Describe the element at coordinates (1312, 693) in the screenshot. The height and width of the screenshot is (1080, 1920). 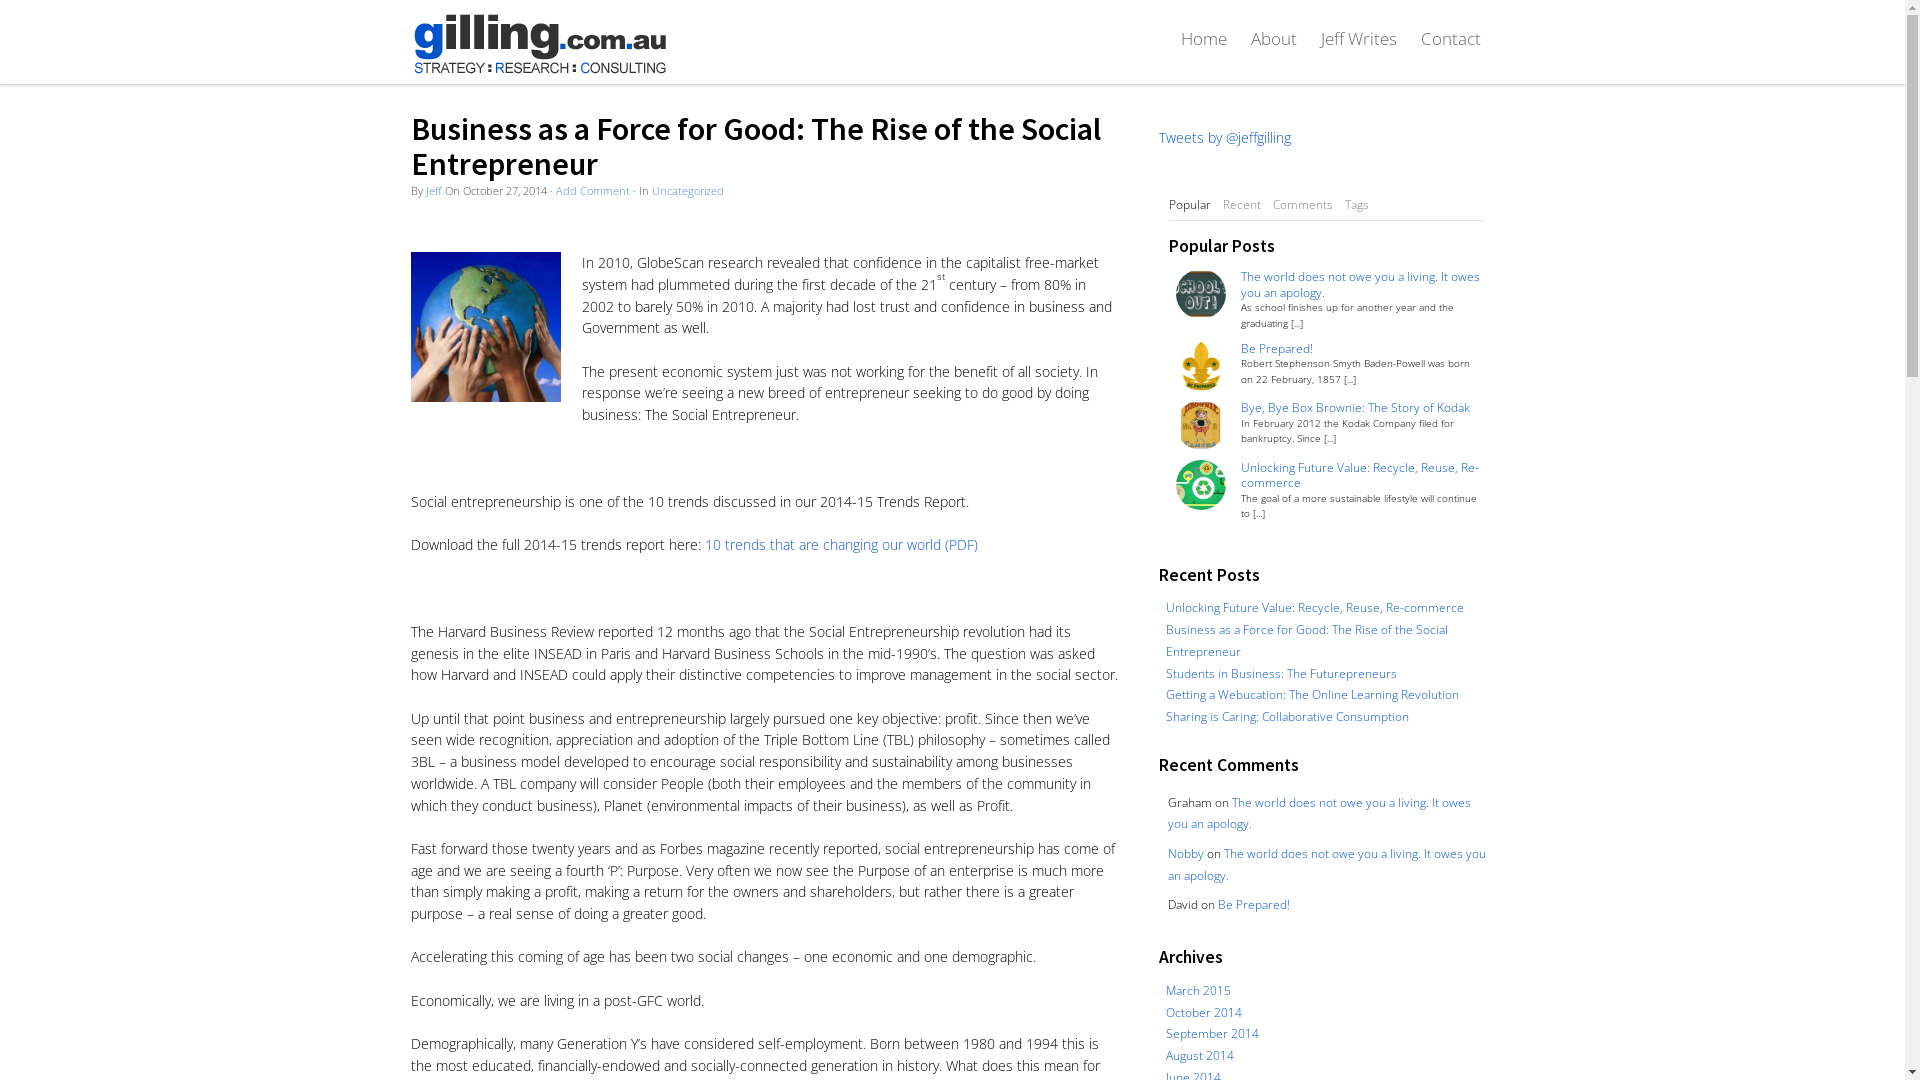
I see `'Getting a Webucation: The Online Learning Revolution'` at that location.